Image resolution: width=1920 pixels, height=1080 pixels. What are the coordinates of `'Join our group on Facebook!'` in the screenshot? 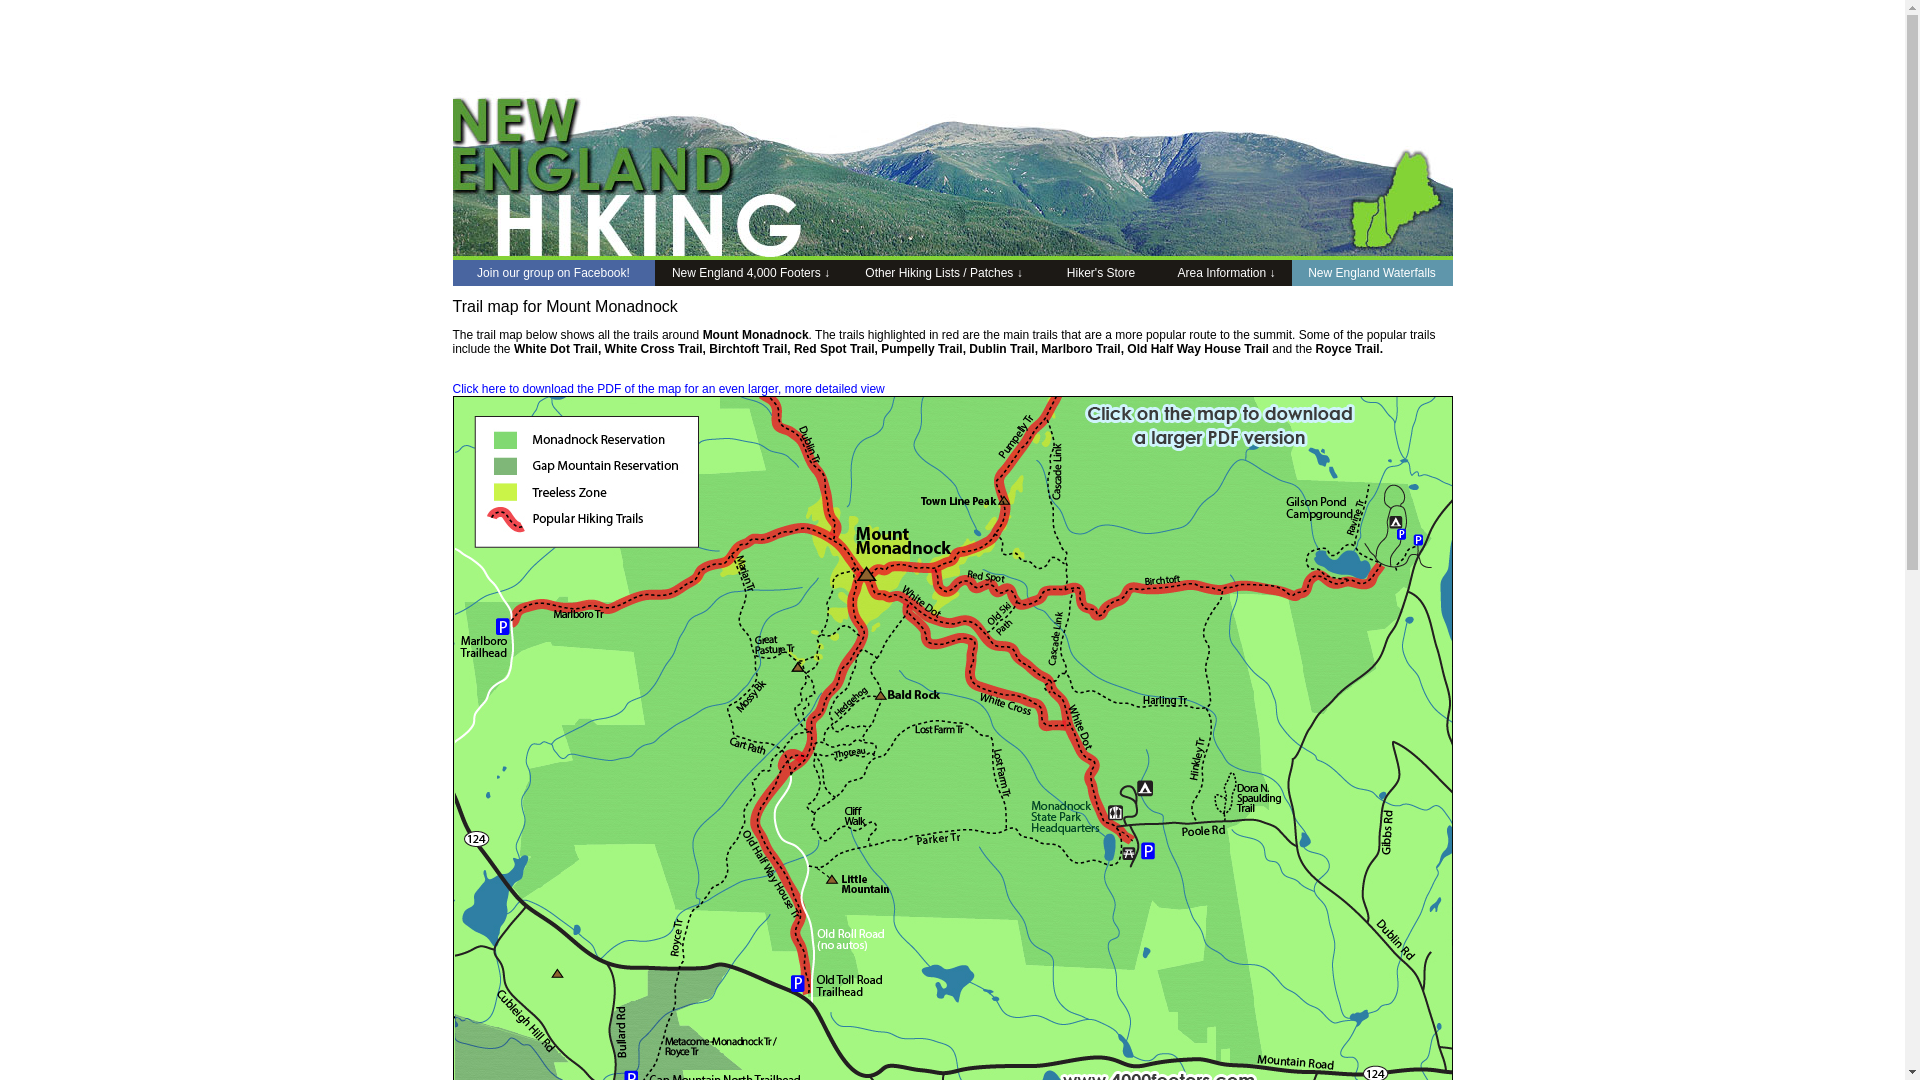 It's located at (450, 273).